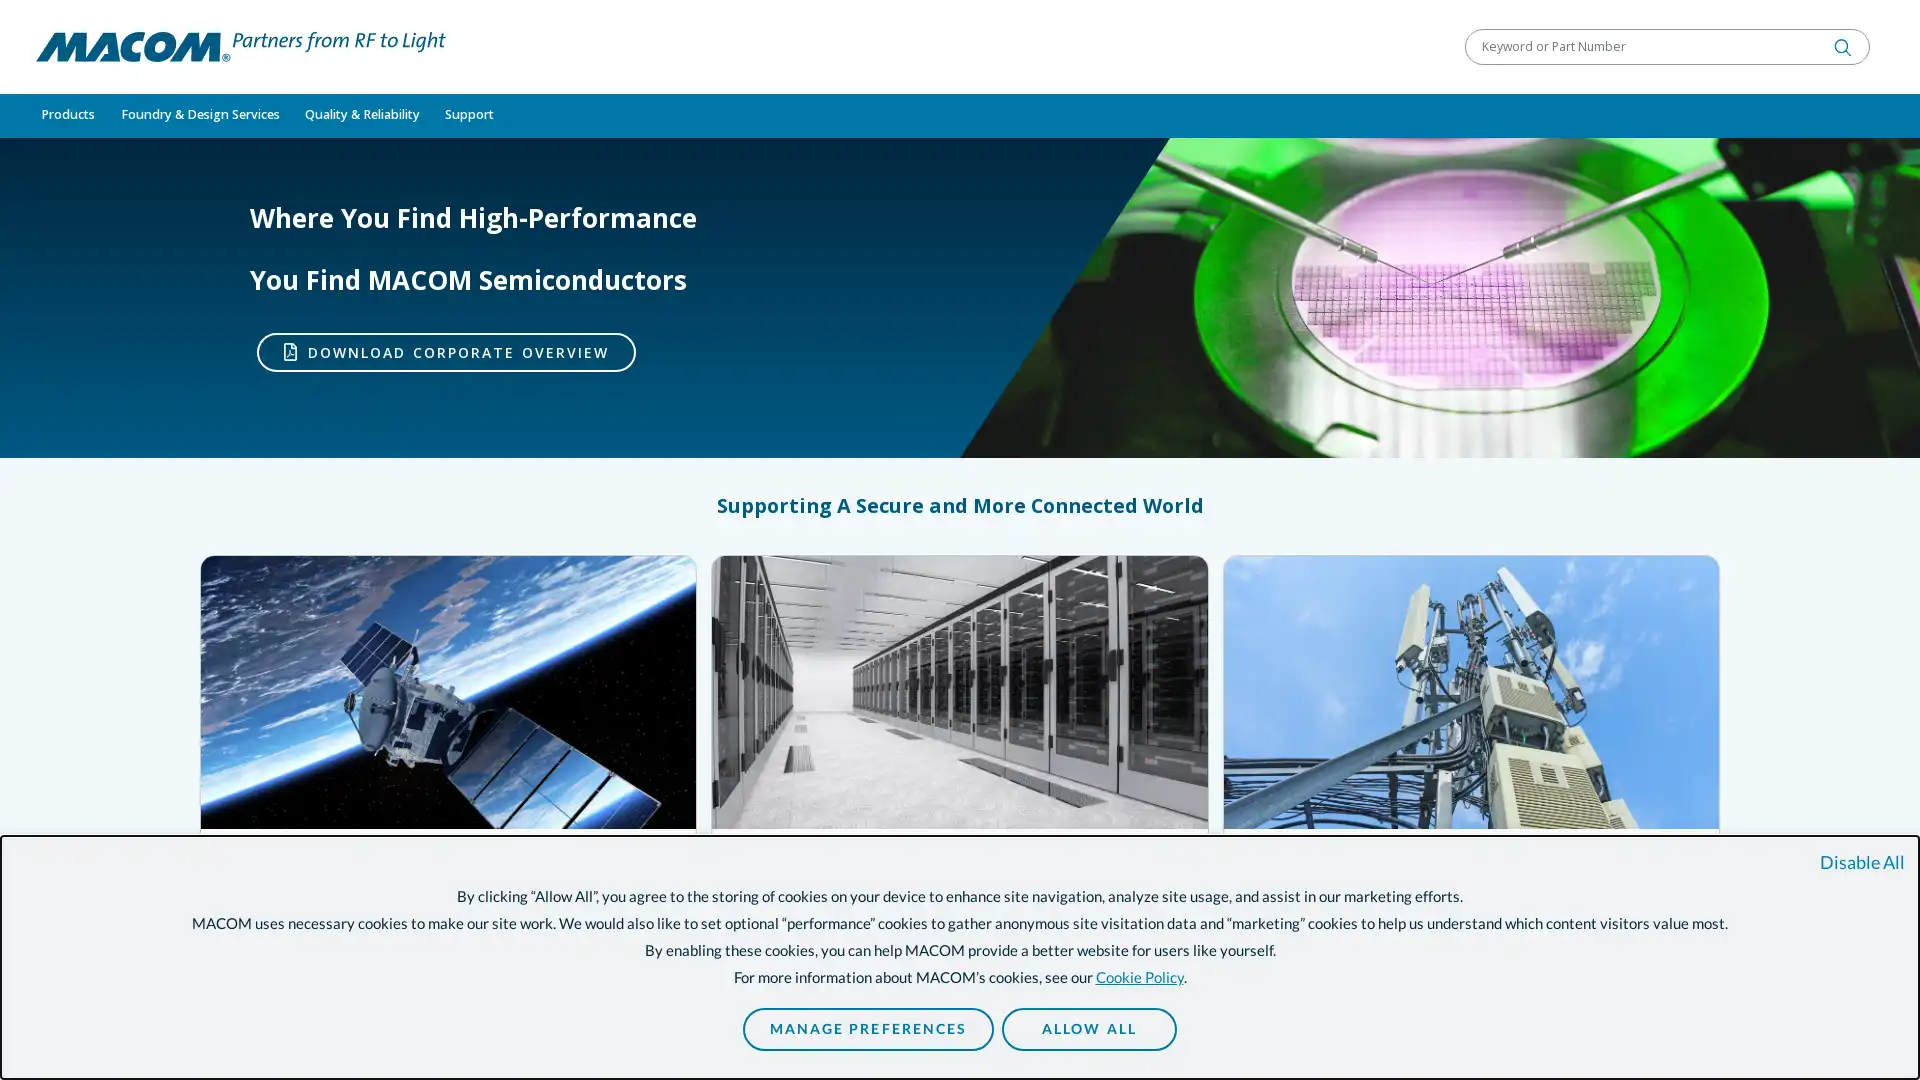  Describe the element at coordinates (1860, 861) in the screenshot. I see `Disable All` at that location.